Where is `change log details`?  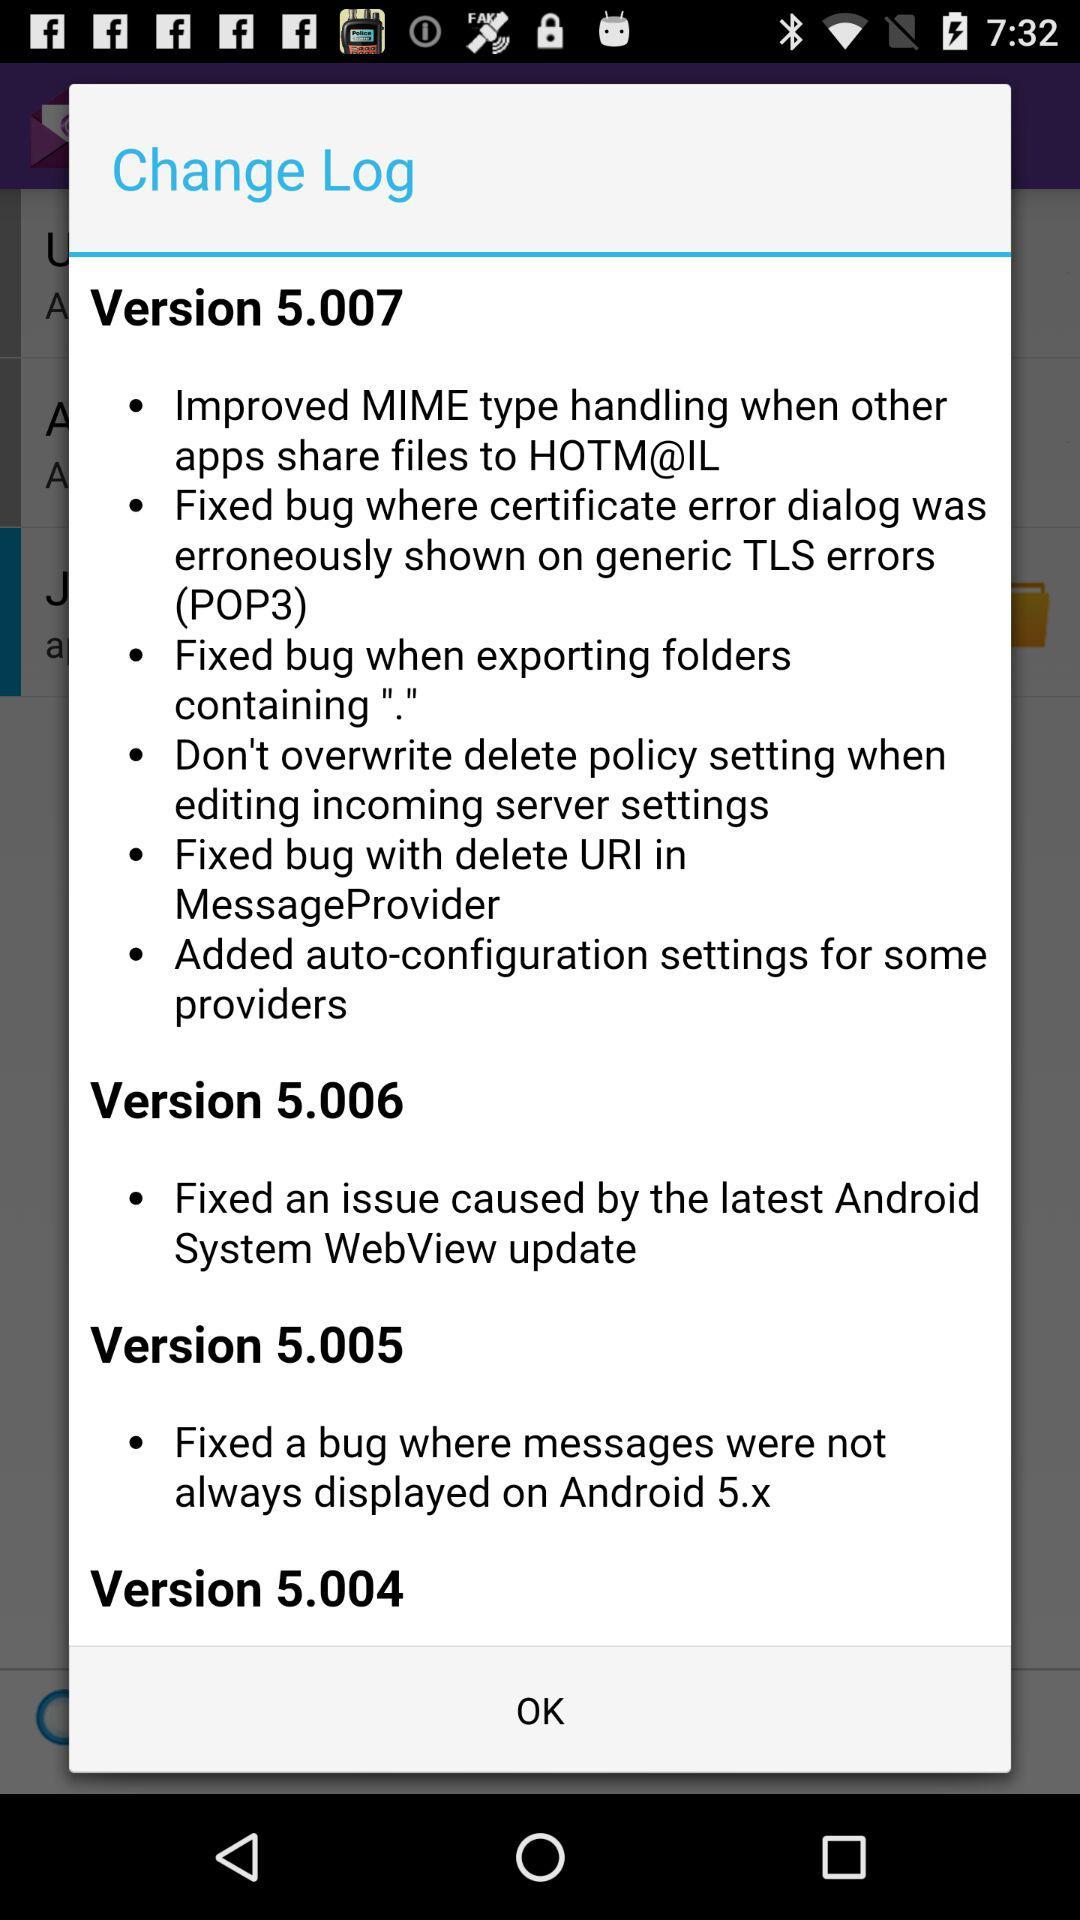 change log details is located at coordinates (540, 950).